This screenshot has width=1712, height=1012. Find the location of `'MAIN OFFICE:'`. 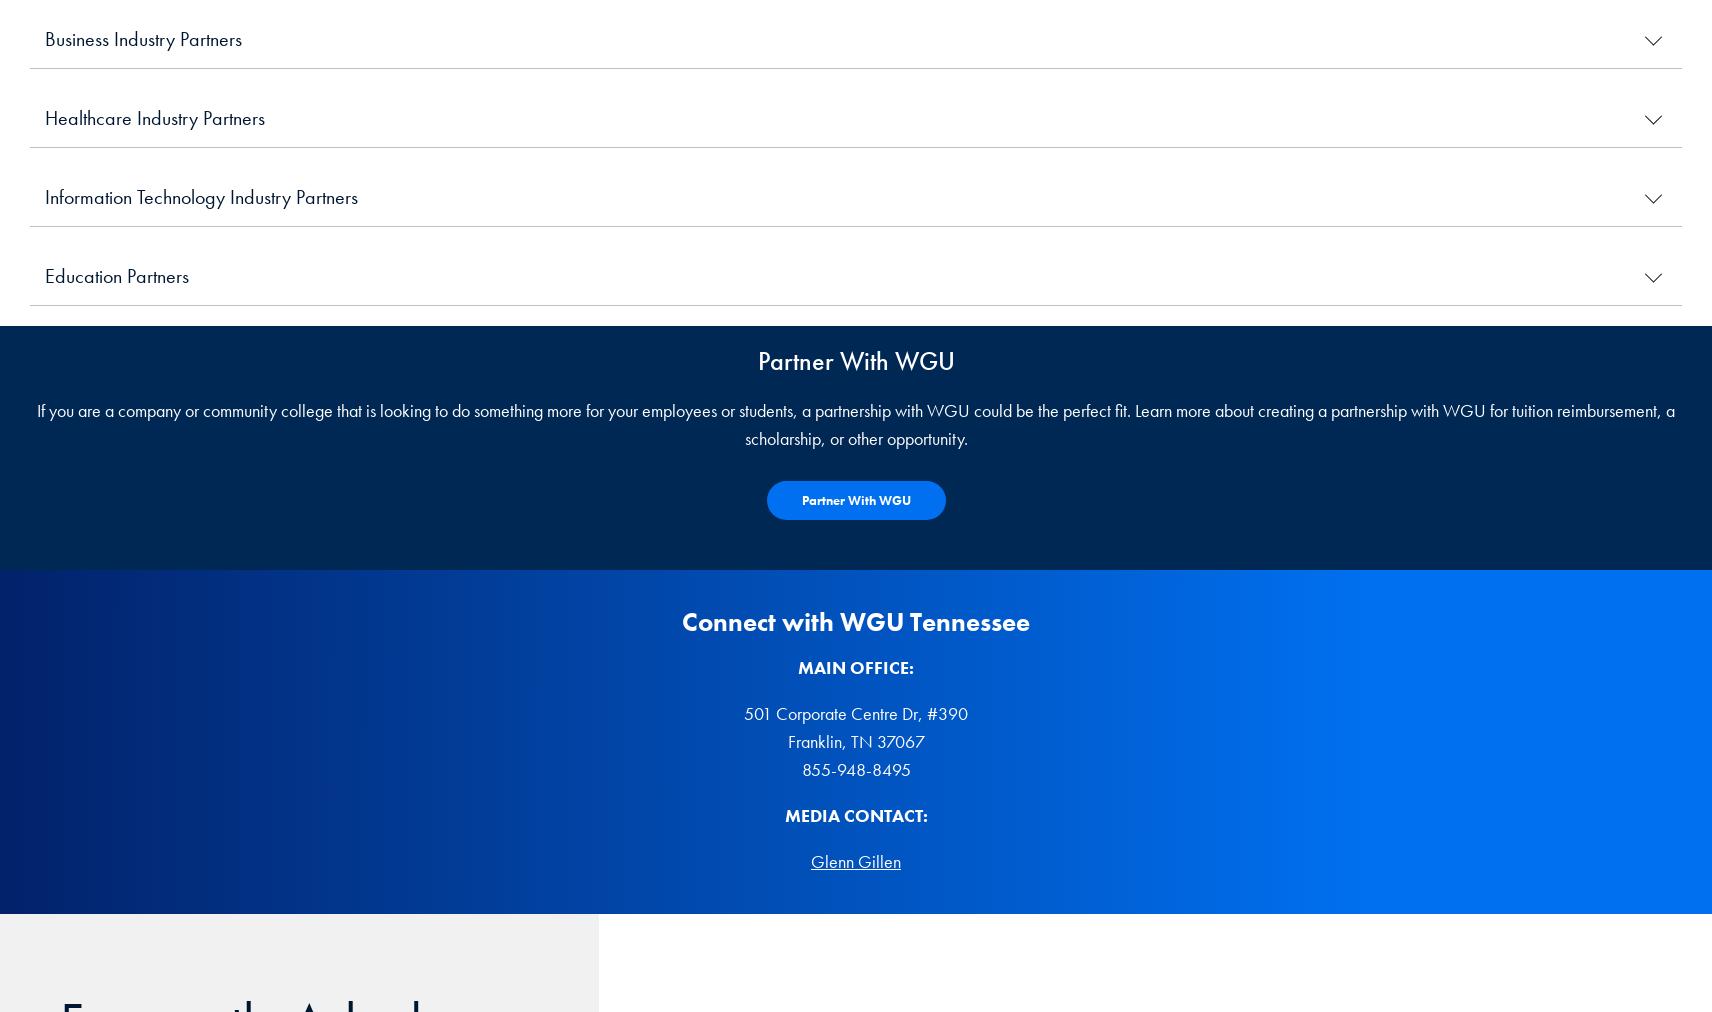

'MAIN OFFICE:' is located at coordinates (856, 667).